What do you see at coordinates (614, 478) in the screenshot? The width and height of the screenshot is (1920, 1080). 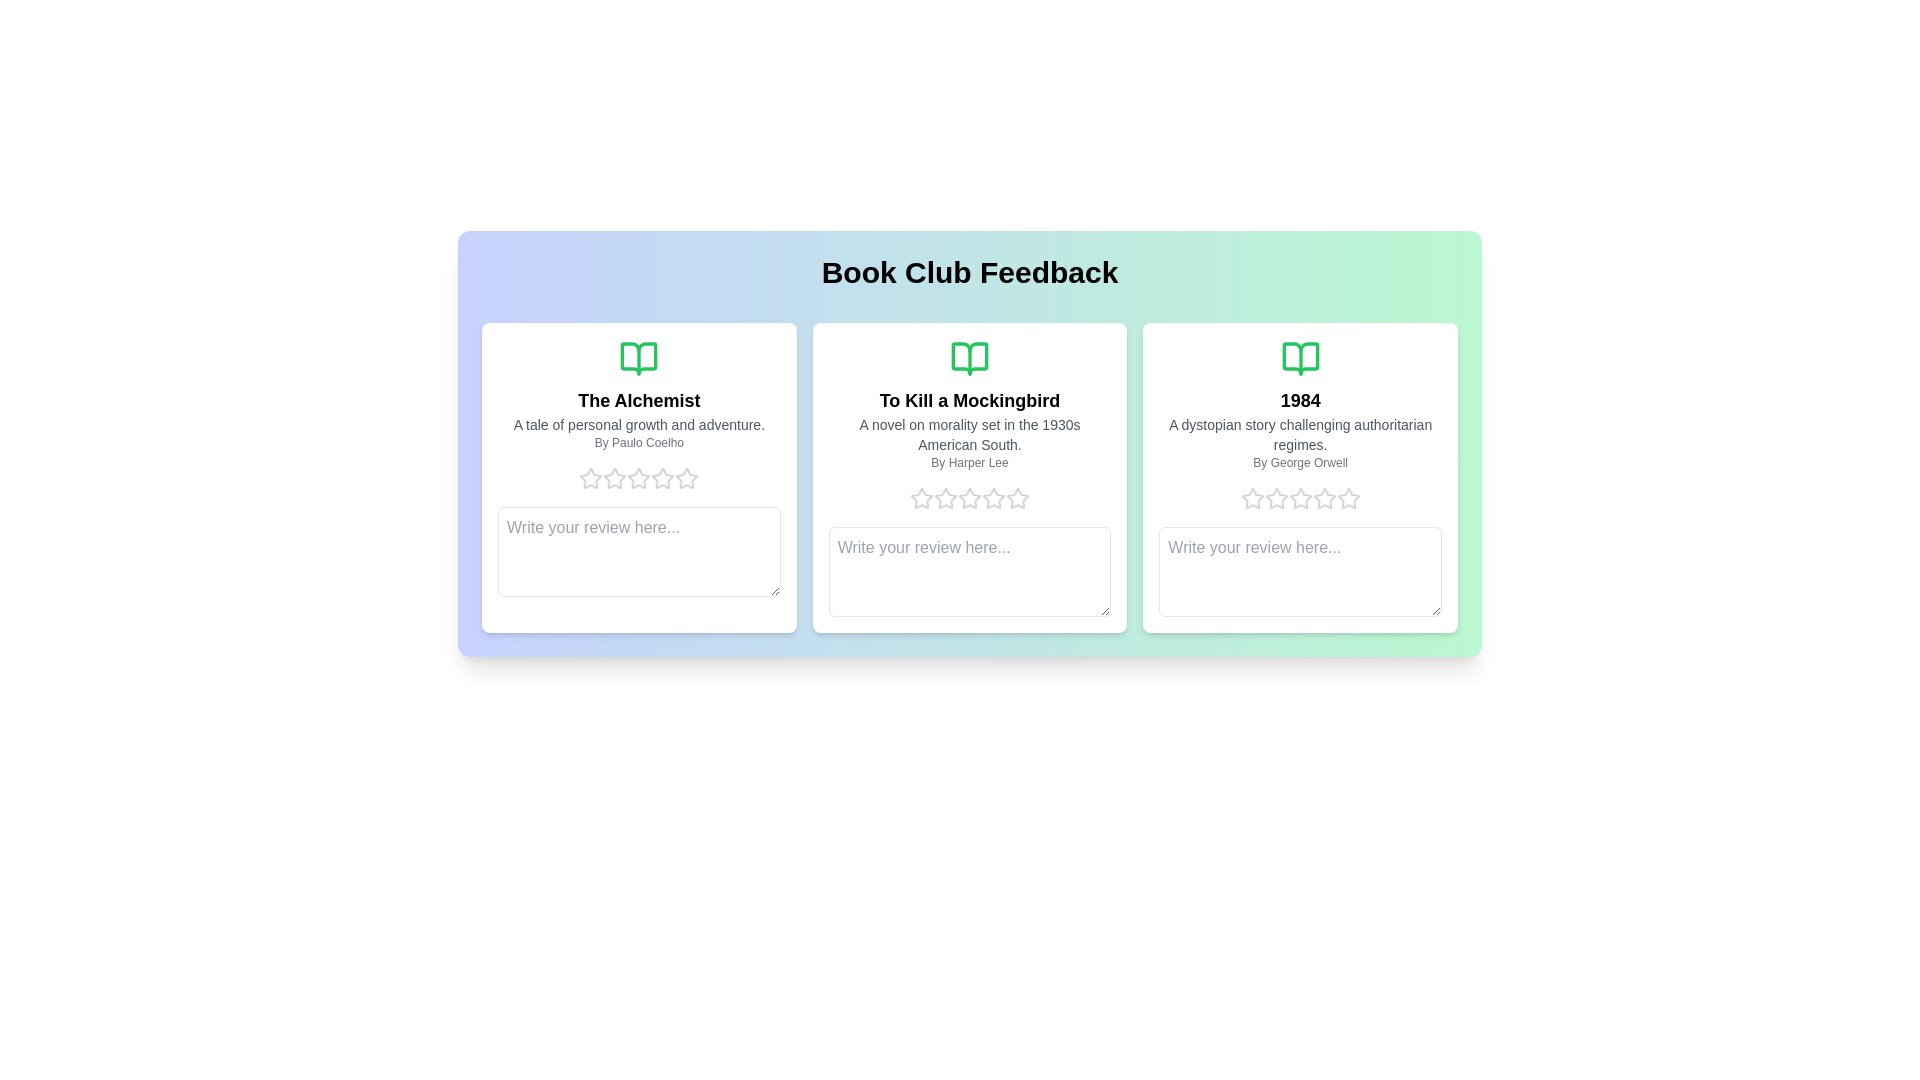 I see `the third star icon in the rating section under the title 'The Alchemist' to assign a rating` at bounding box center [614, 478].